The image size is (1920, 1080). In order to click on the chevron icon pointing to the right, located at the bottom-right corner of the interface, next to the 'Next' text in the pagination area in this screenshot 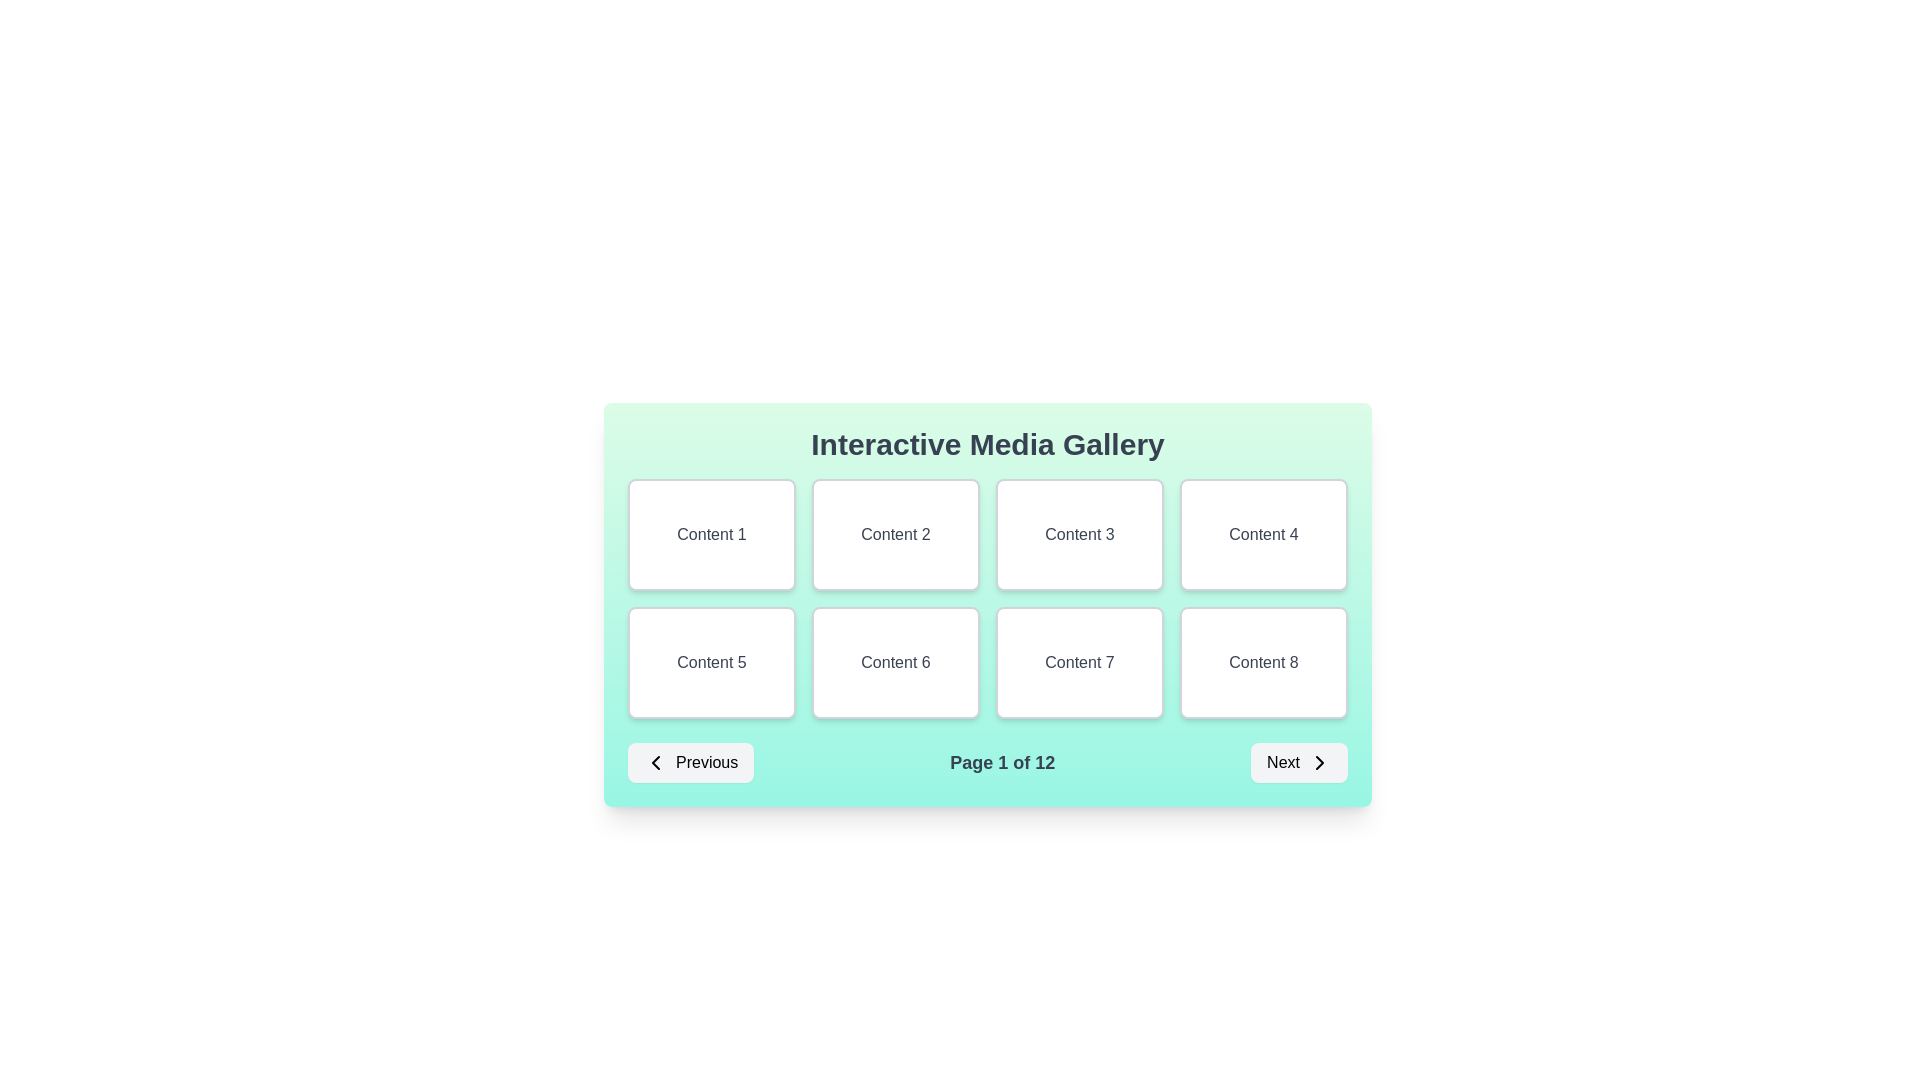, I will do `click(1320, 763)`.